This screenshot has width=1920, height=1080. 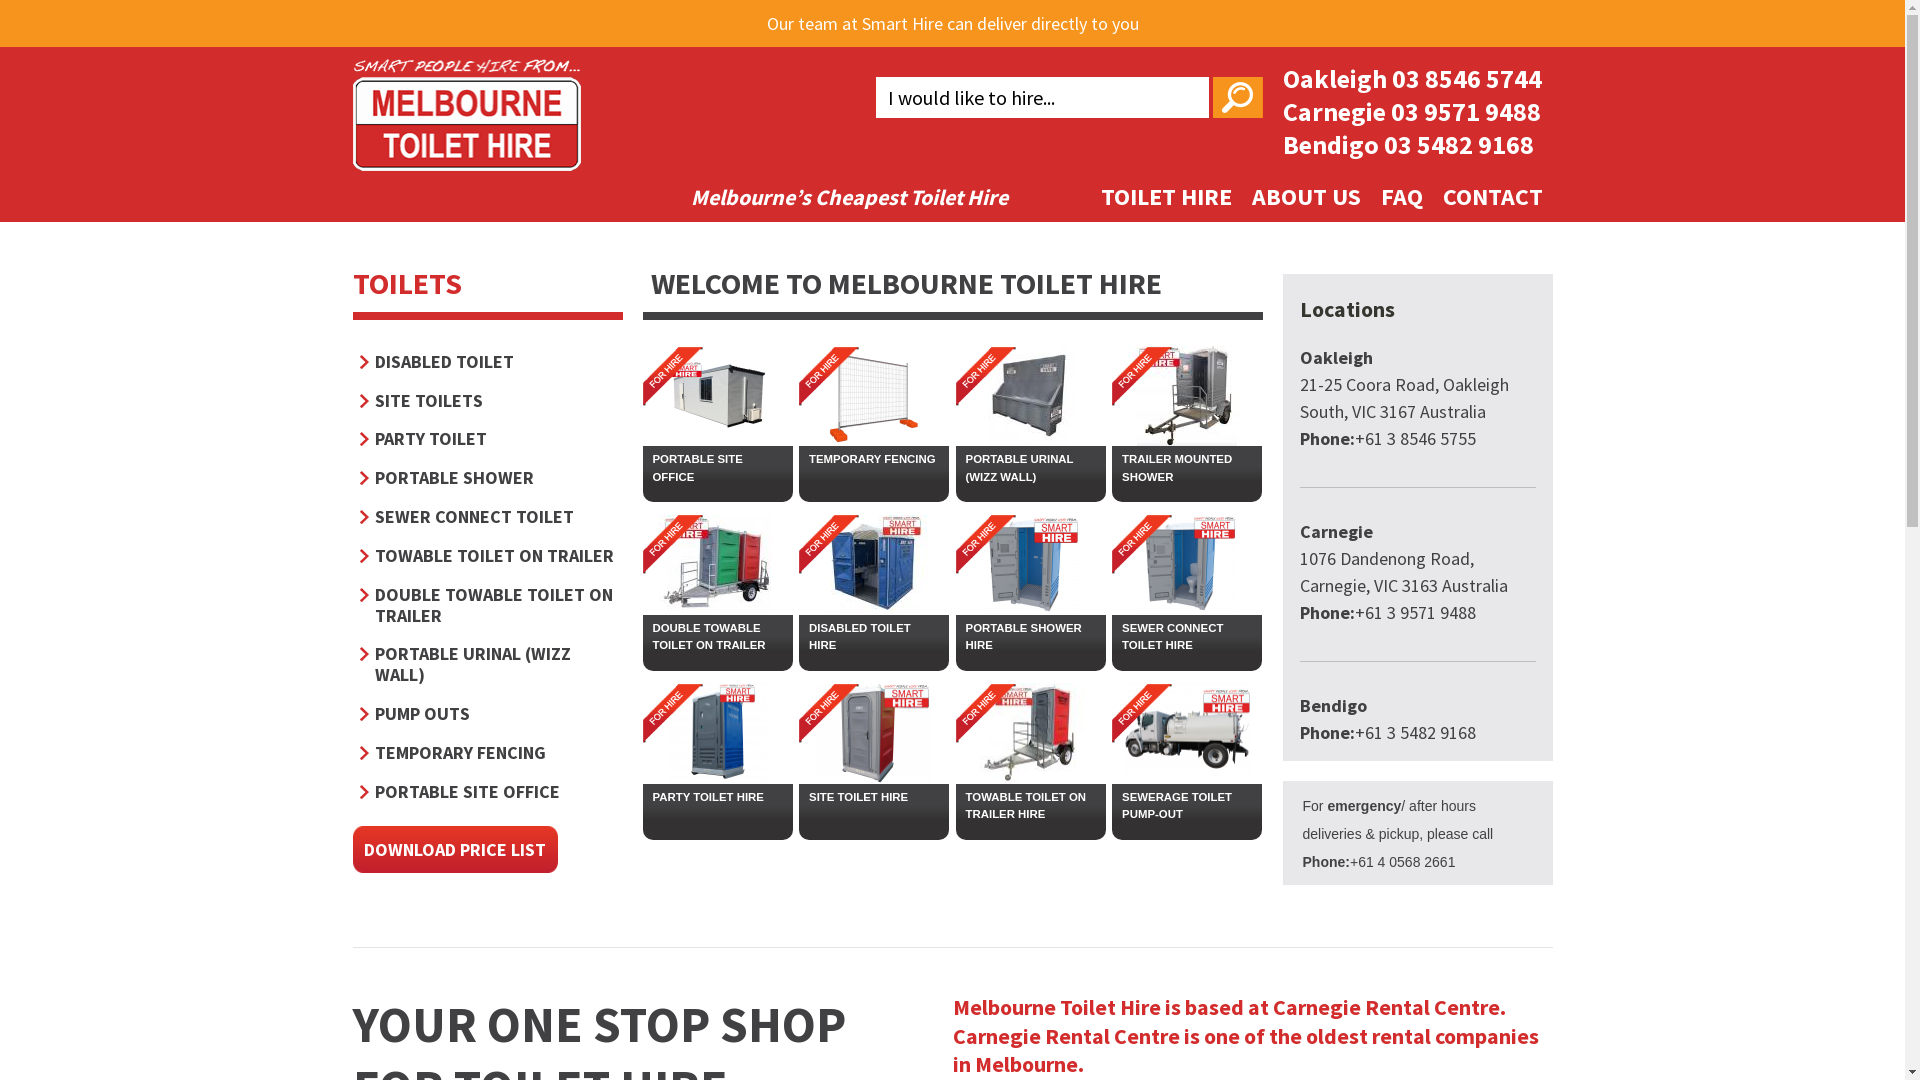 I want to click on 'CONTACT', so click(x=1492, y=196).